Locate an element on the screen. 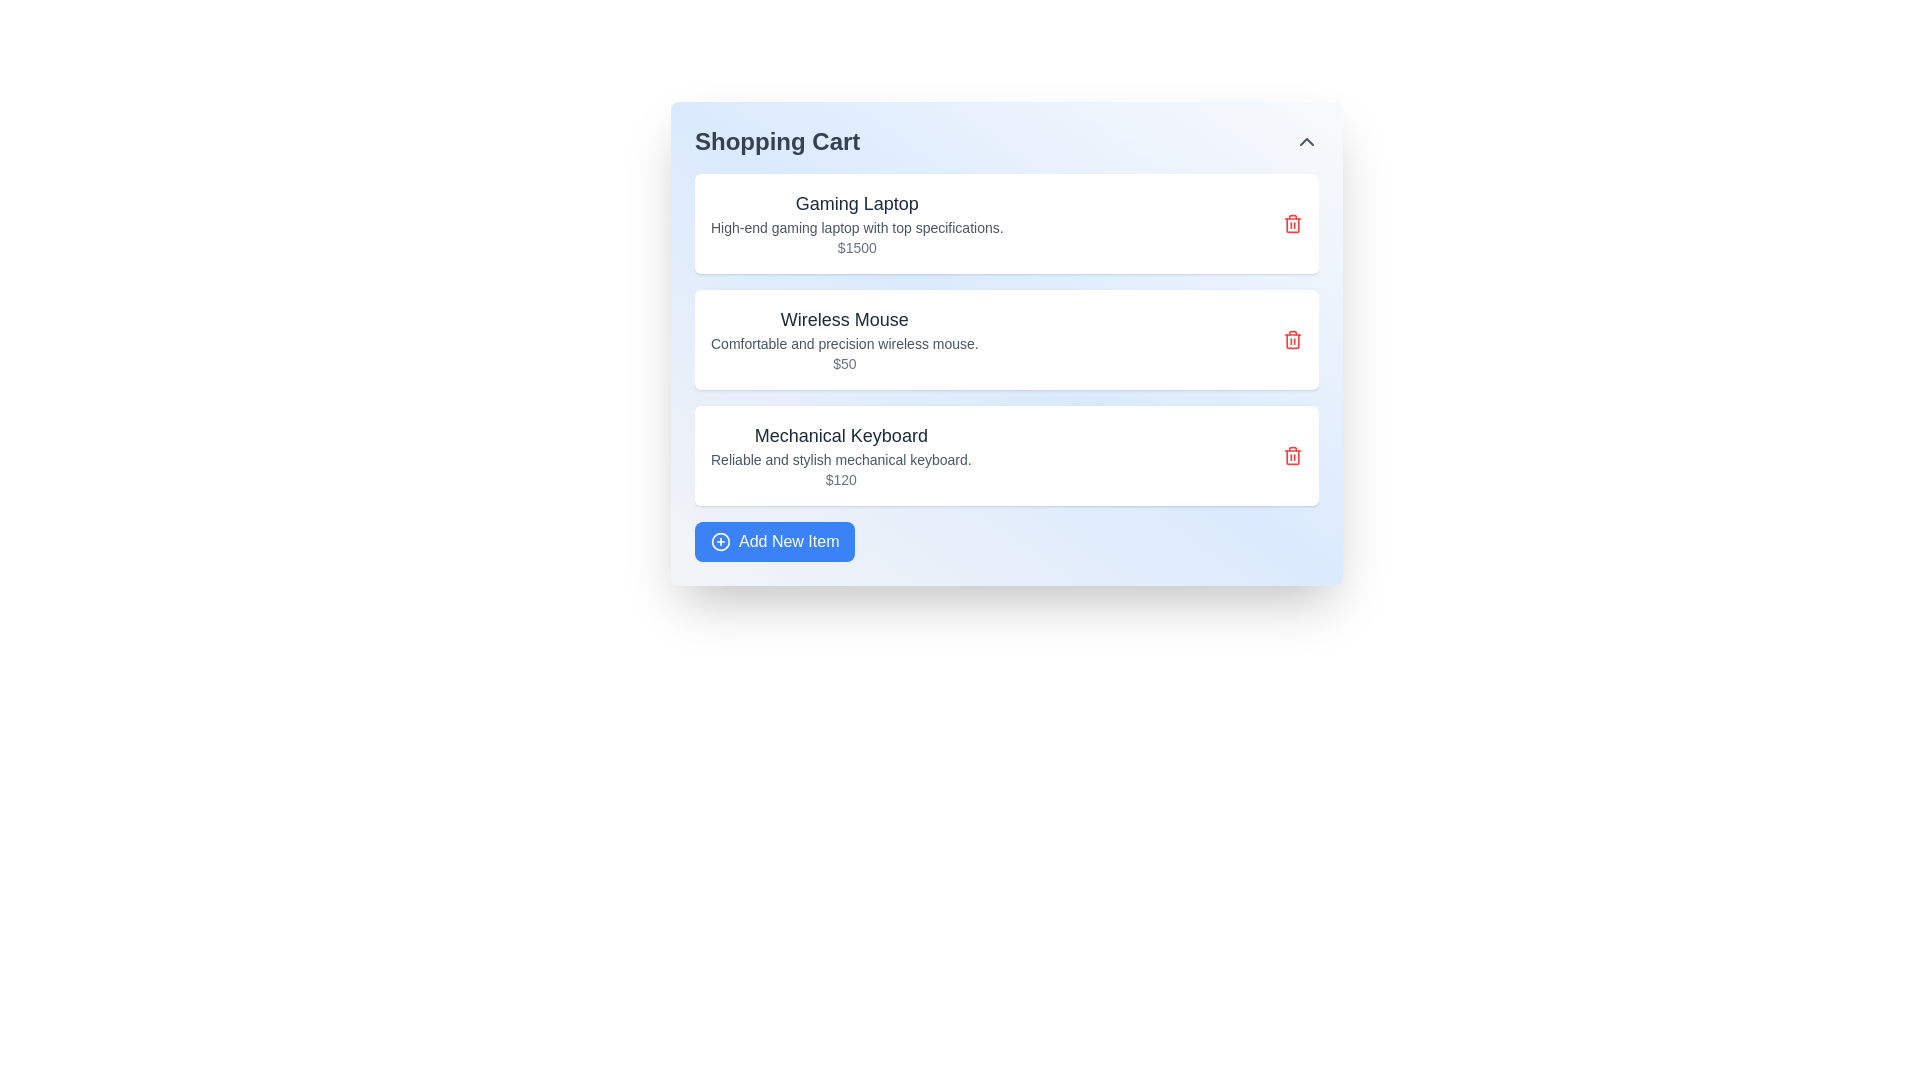 The image size is (1920, 1080). the product card displaying the wireless mouse's name, description, and price in the shopping cart interface is located at coordinates (844, 338).